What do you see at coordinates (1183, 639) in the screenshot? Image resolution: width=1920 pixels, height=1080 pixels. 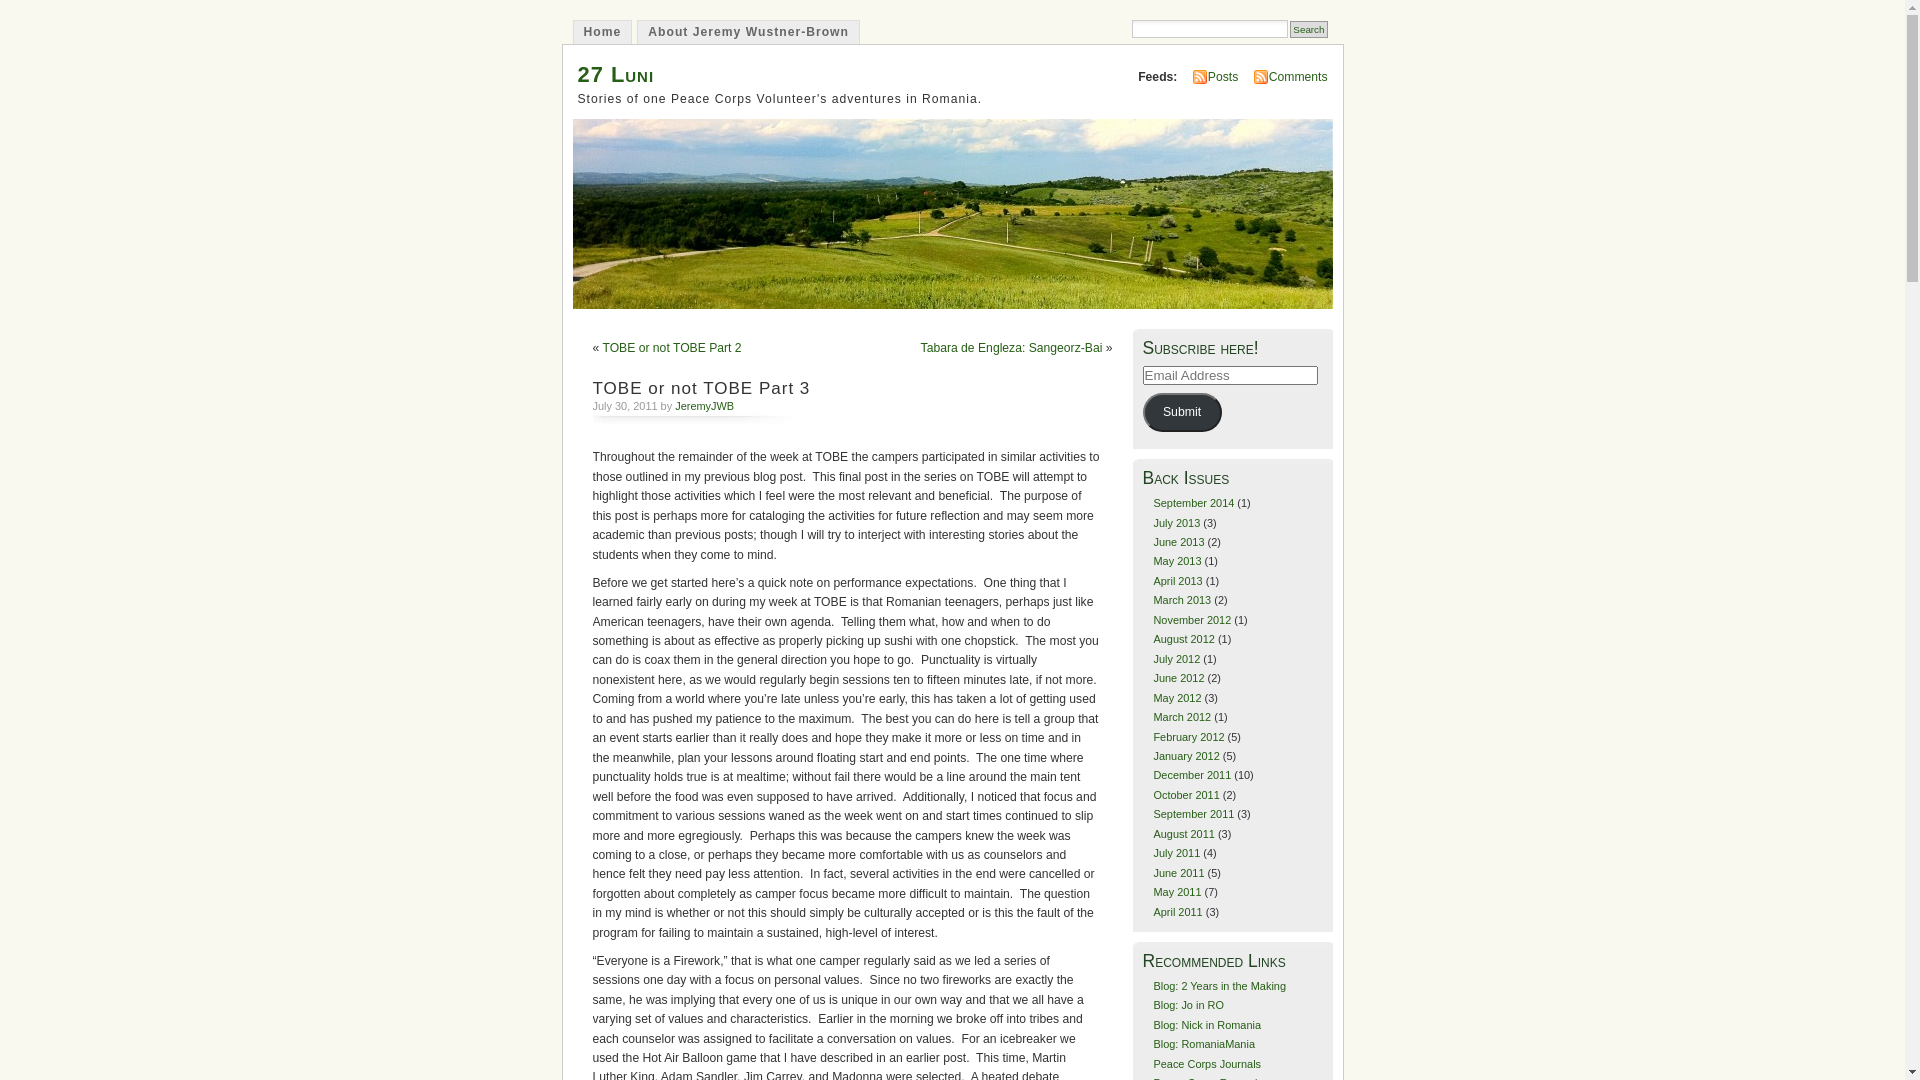 I see `'August 2012'` at bounding box center [1183, 639].